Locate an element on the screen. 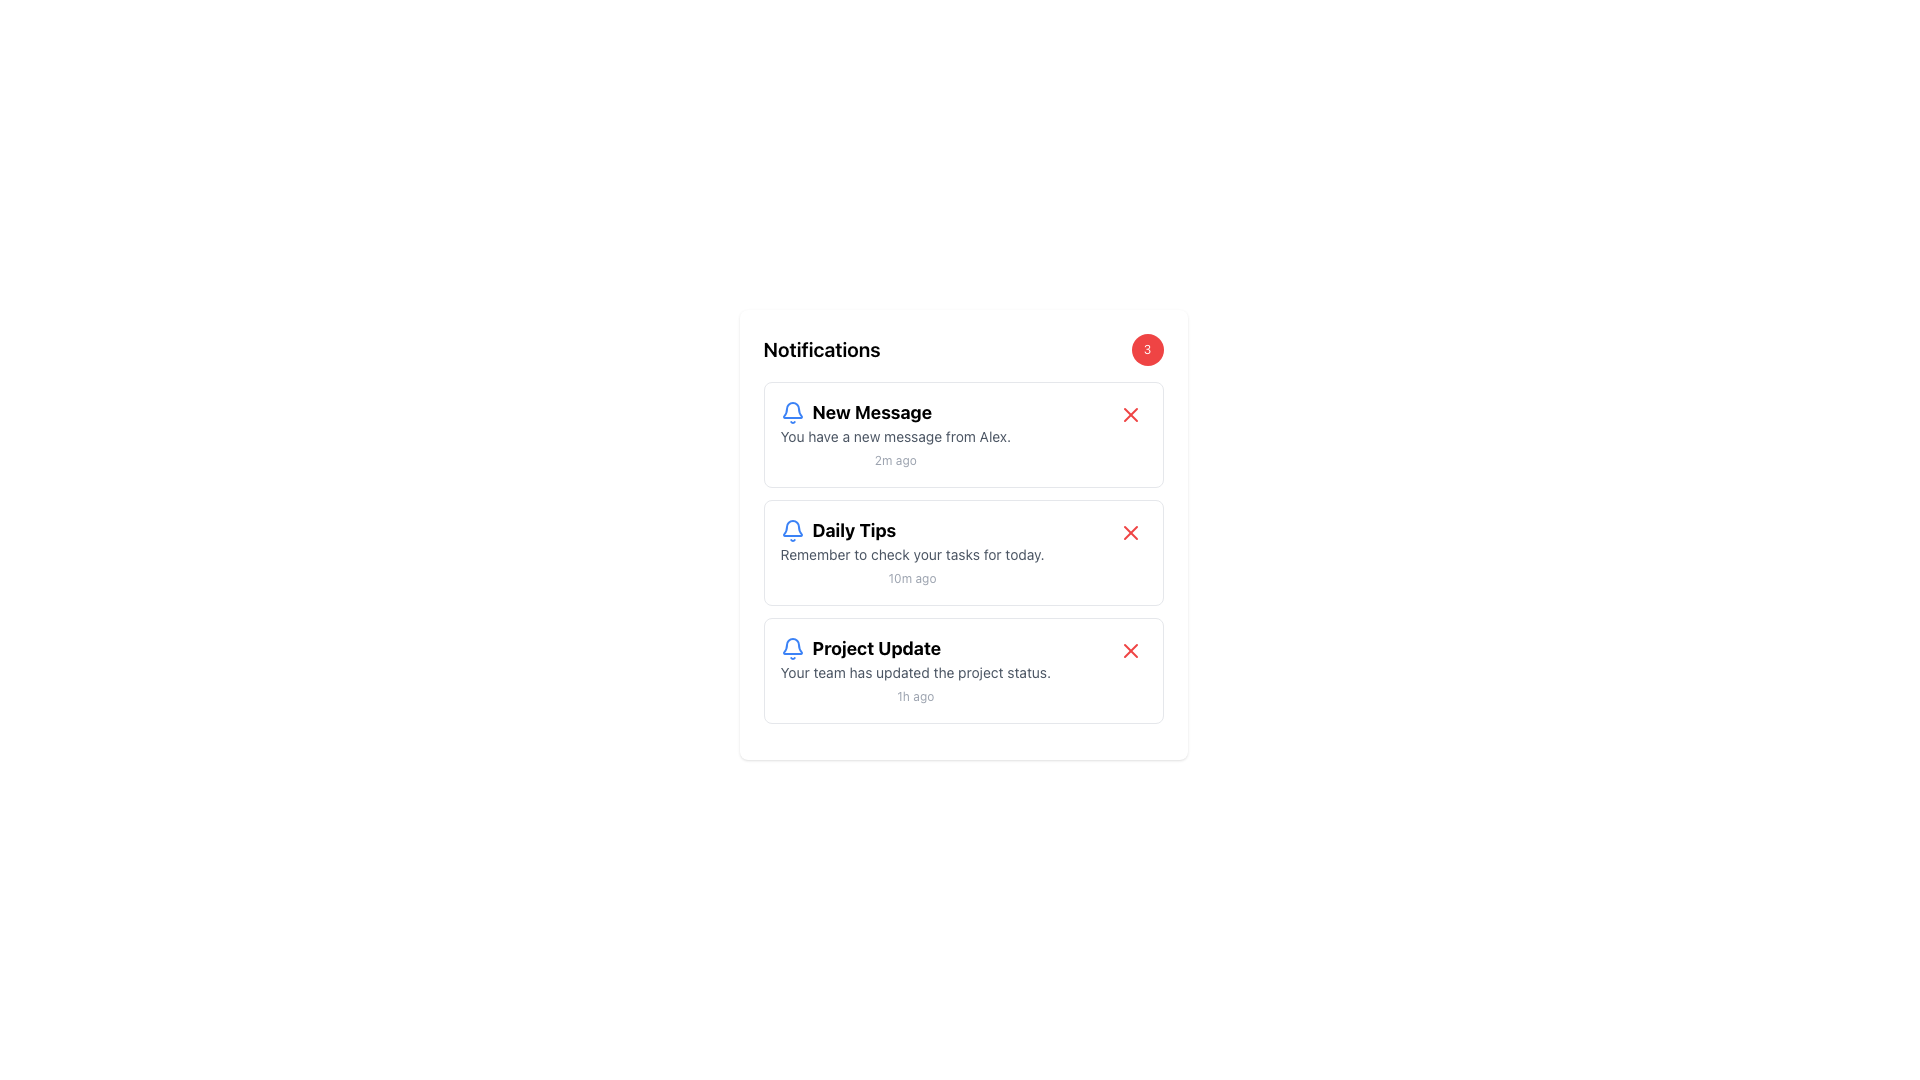  the 'New Message' text label element, which is styled with a bold font and aligned with a blue bell icon in the notification widget is located at coordinates (894, 411).